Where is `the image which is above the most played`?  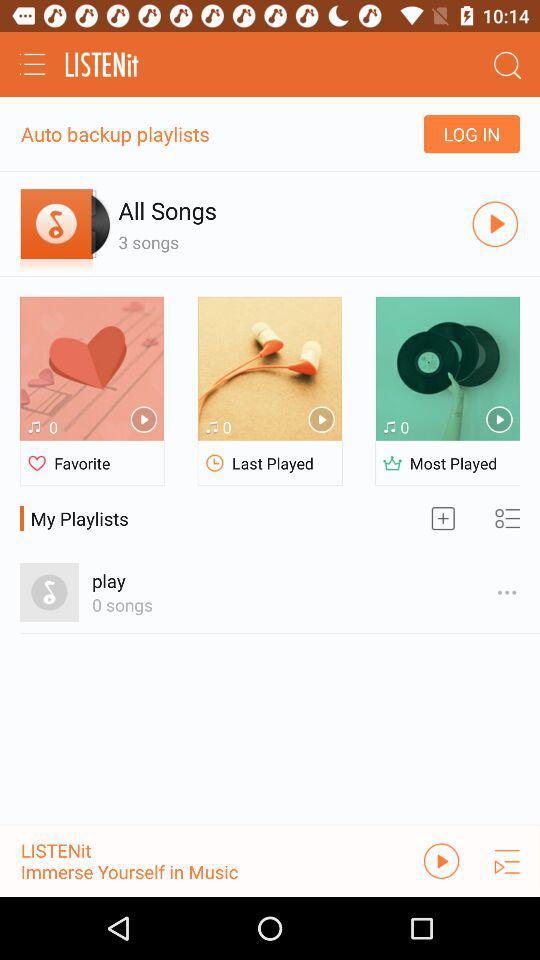 the image which is above the most played is located at coordinates (447, 368).